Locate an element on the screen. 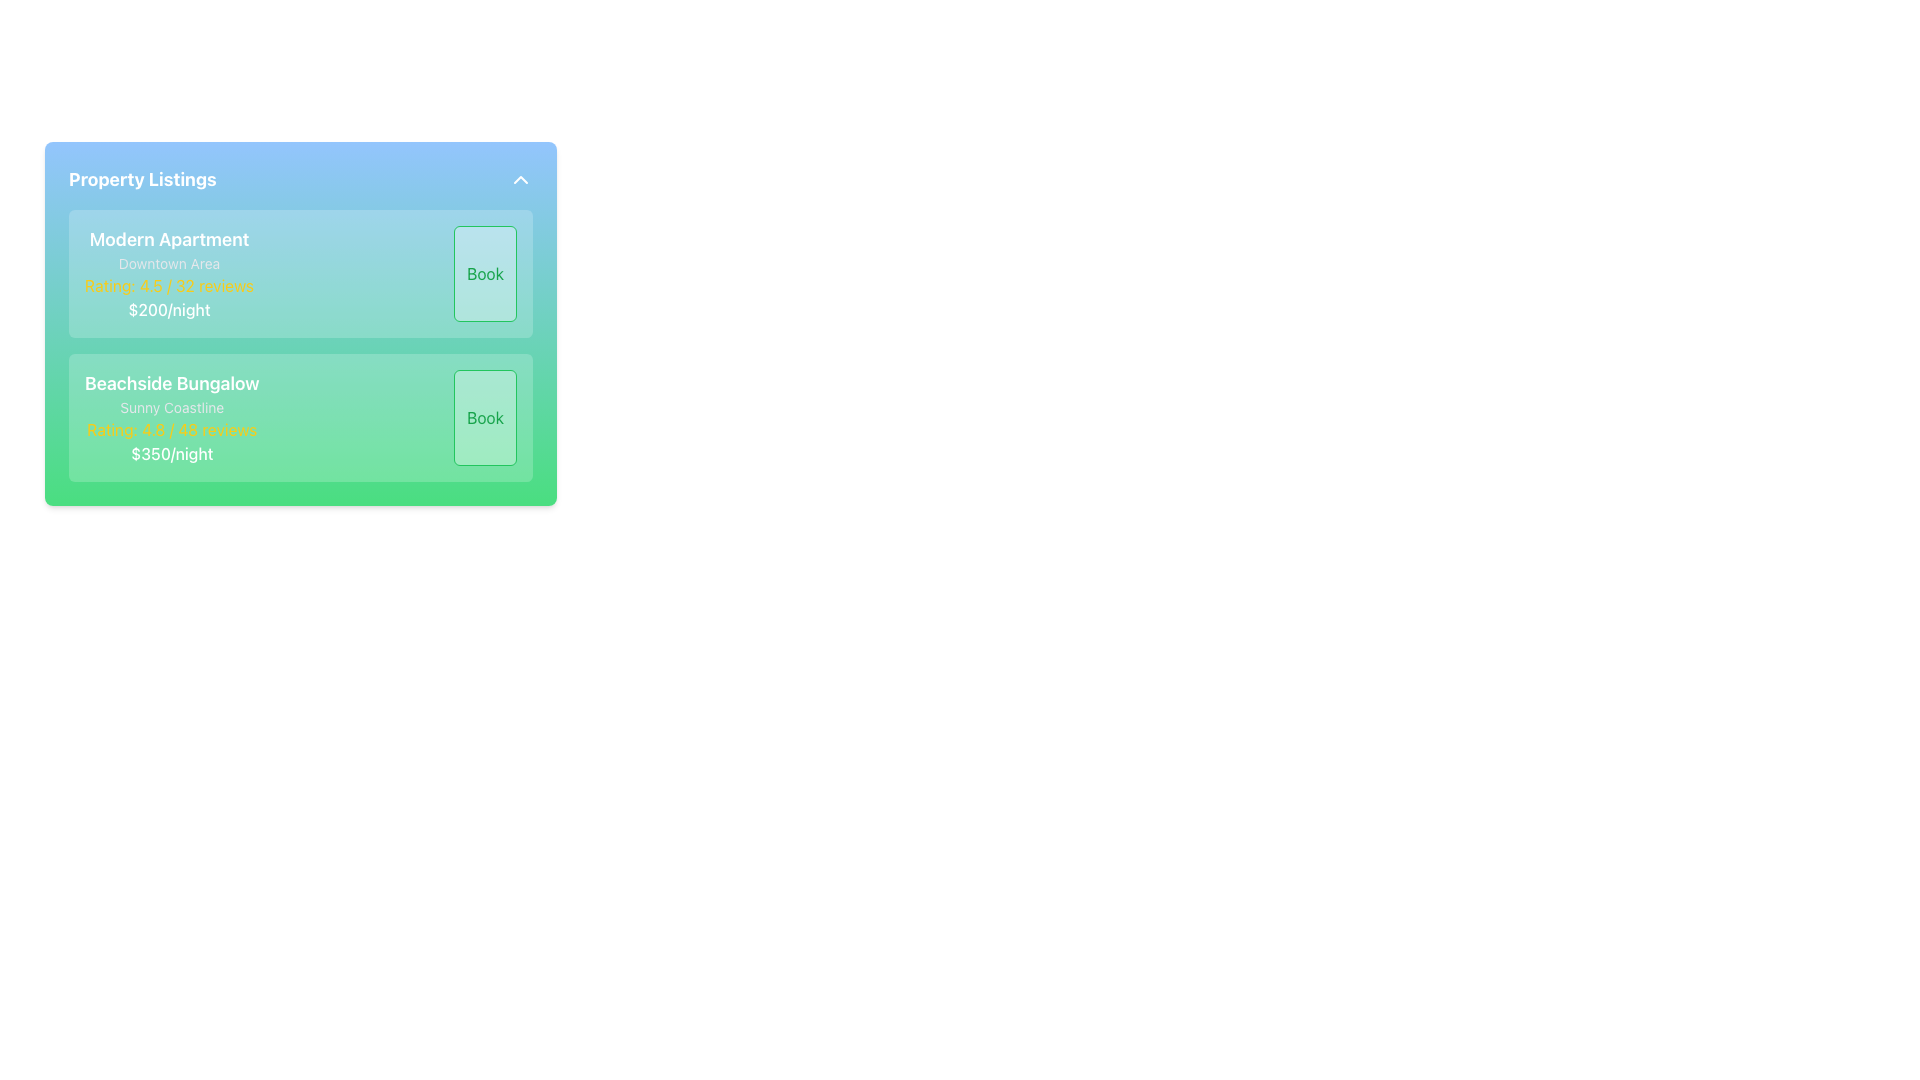 The image size is (1920, 1080). the static text label indicating 'Modern Apartment', which is positioned below the title and above the rating summary in the listing card is located at coordinates (169, 262).